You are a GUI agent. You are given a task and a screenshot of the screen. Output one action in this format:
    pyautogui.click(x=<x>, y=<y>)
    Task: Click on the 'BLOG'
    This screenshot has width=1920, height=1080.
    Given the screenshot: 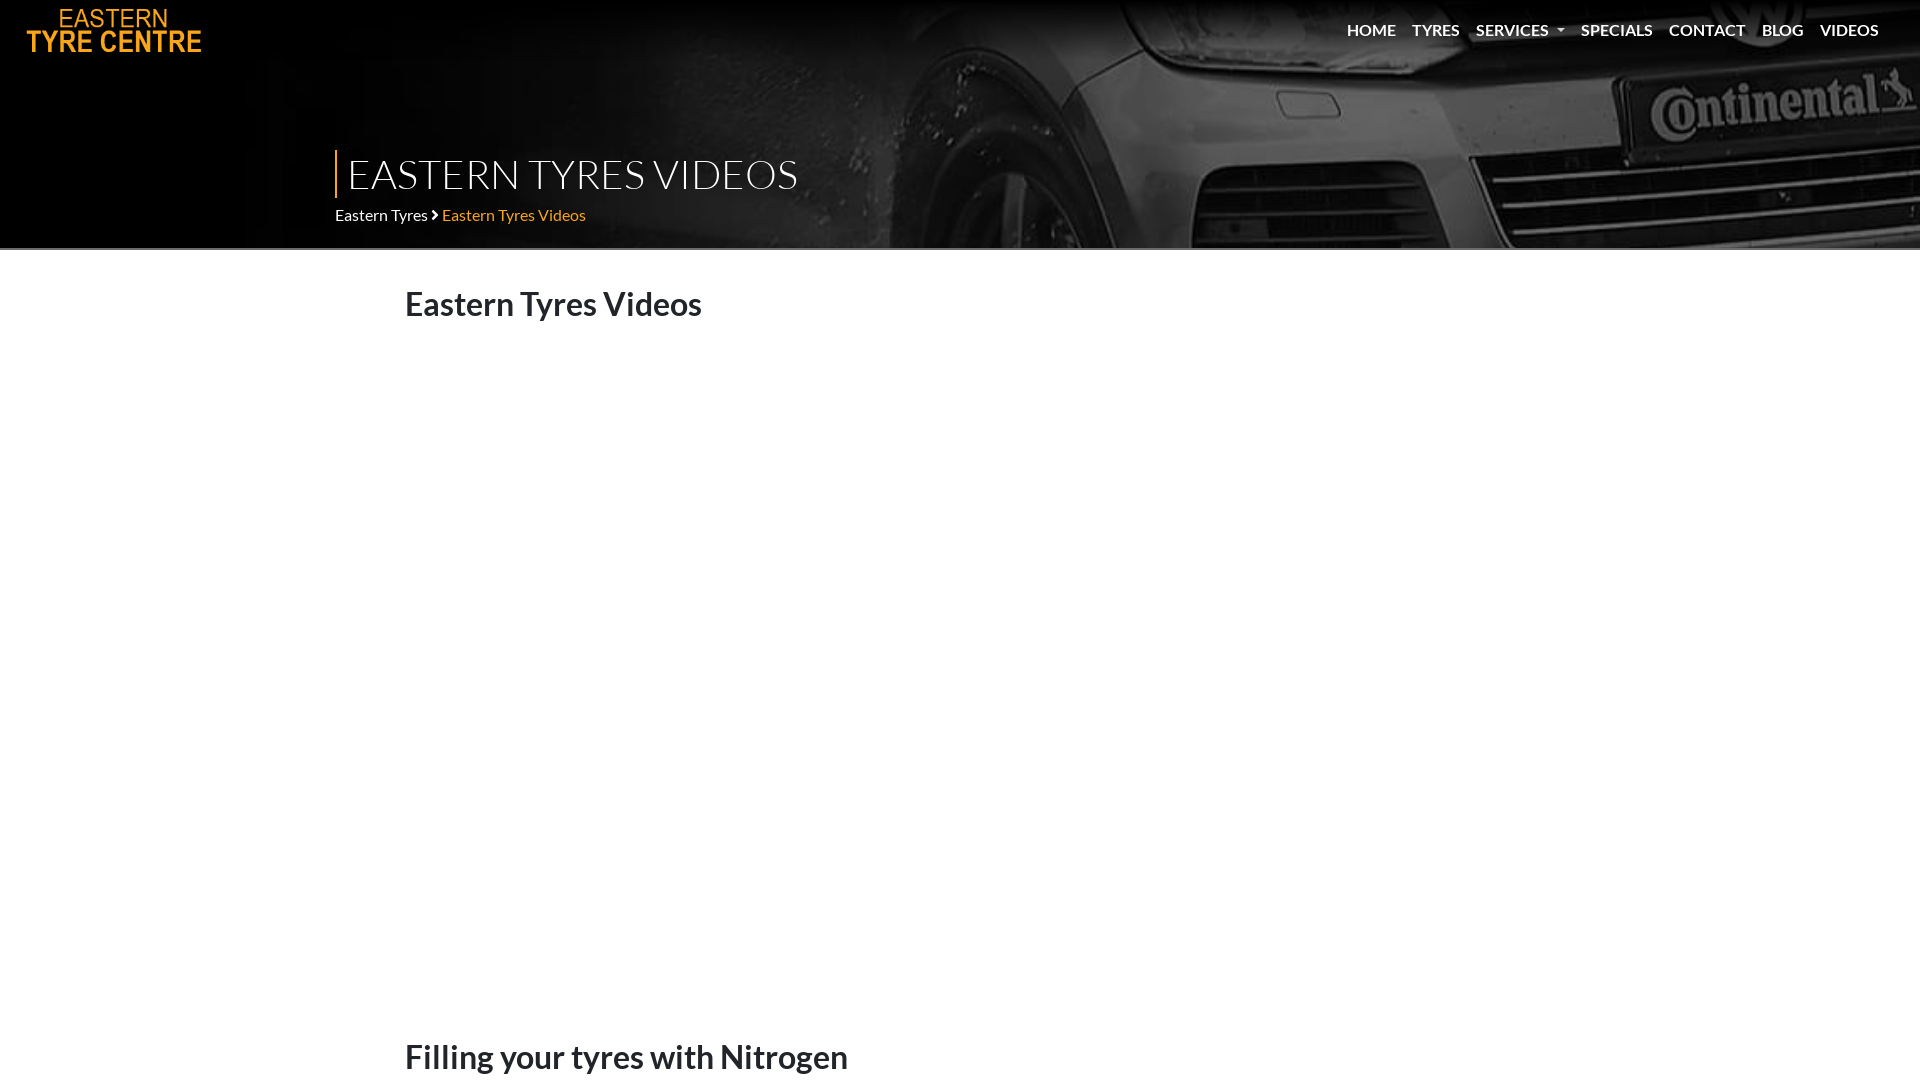 What is the action you would take?
    pyautogui.click(x=1790, y=30)
    